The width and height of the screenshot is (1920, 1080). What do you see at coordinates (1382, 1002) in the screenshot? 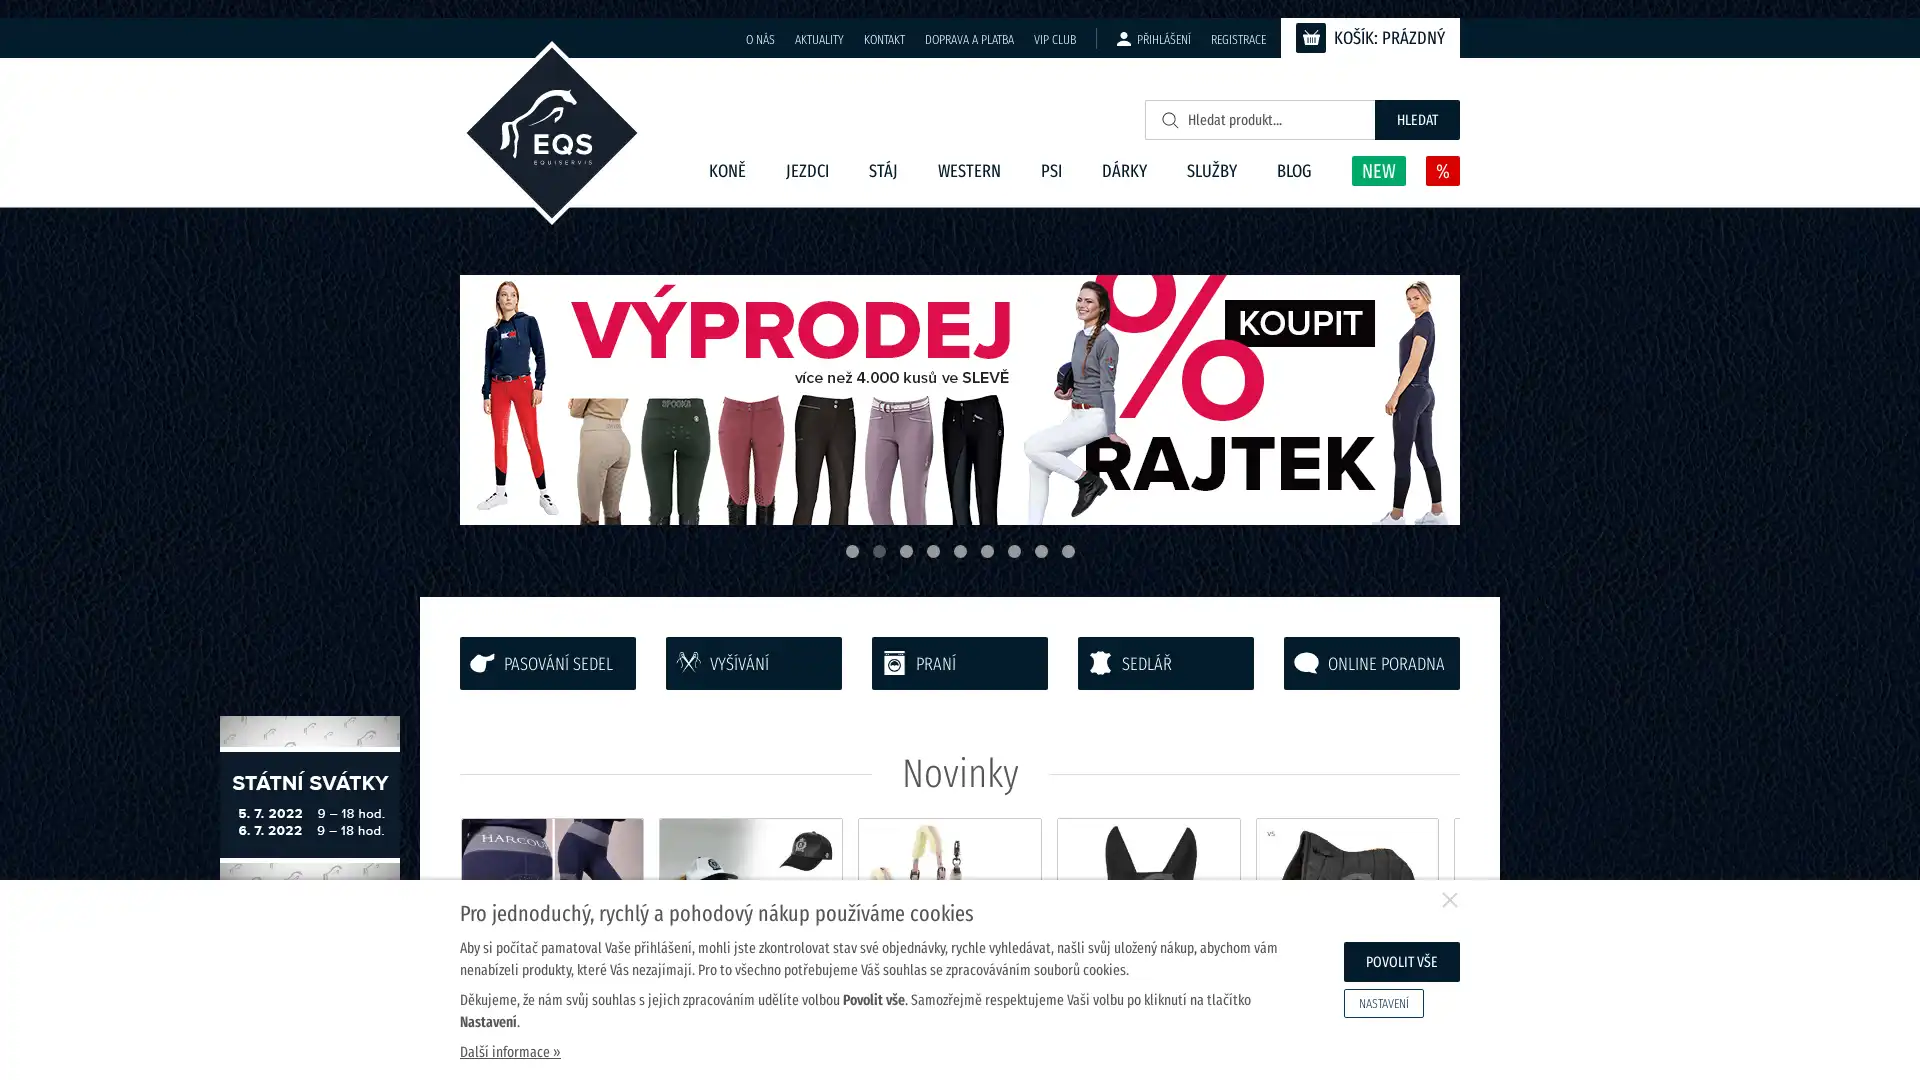
I see `NASTAVENI` at bounding box center [1382, 1002].